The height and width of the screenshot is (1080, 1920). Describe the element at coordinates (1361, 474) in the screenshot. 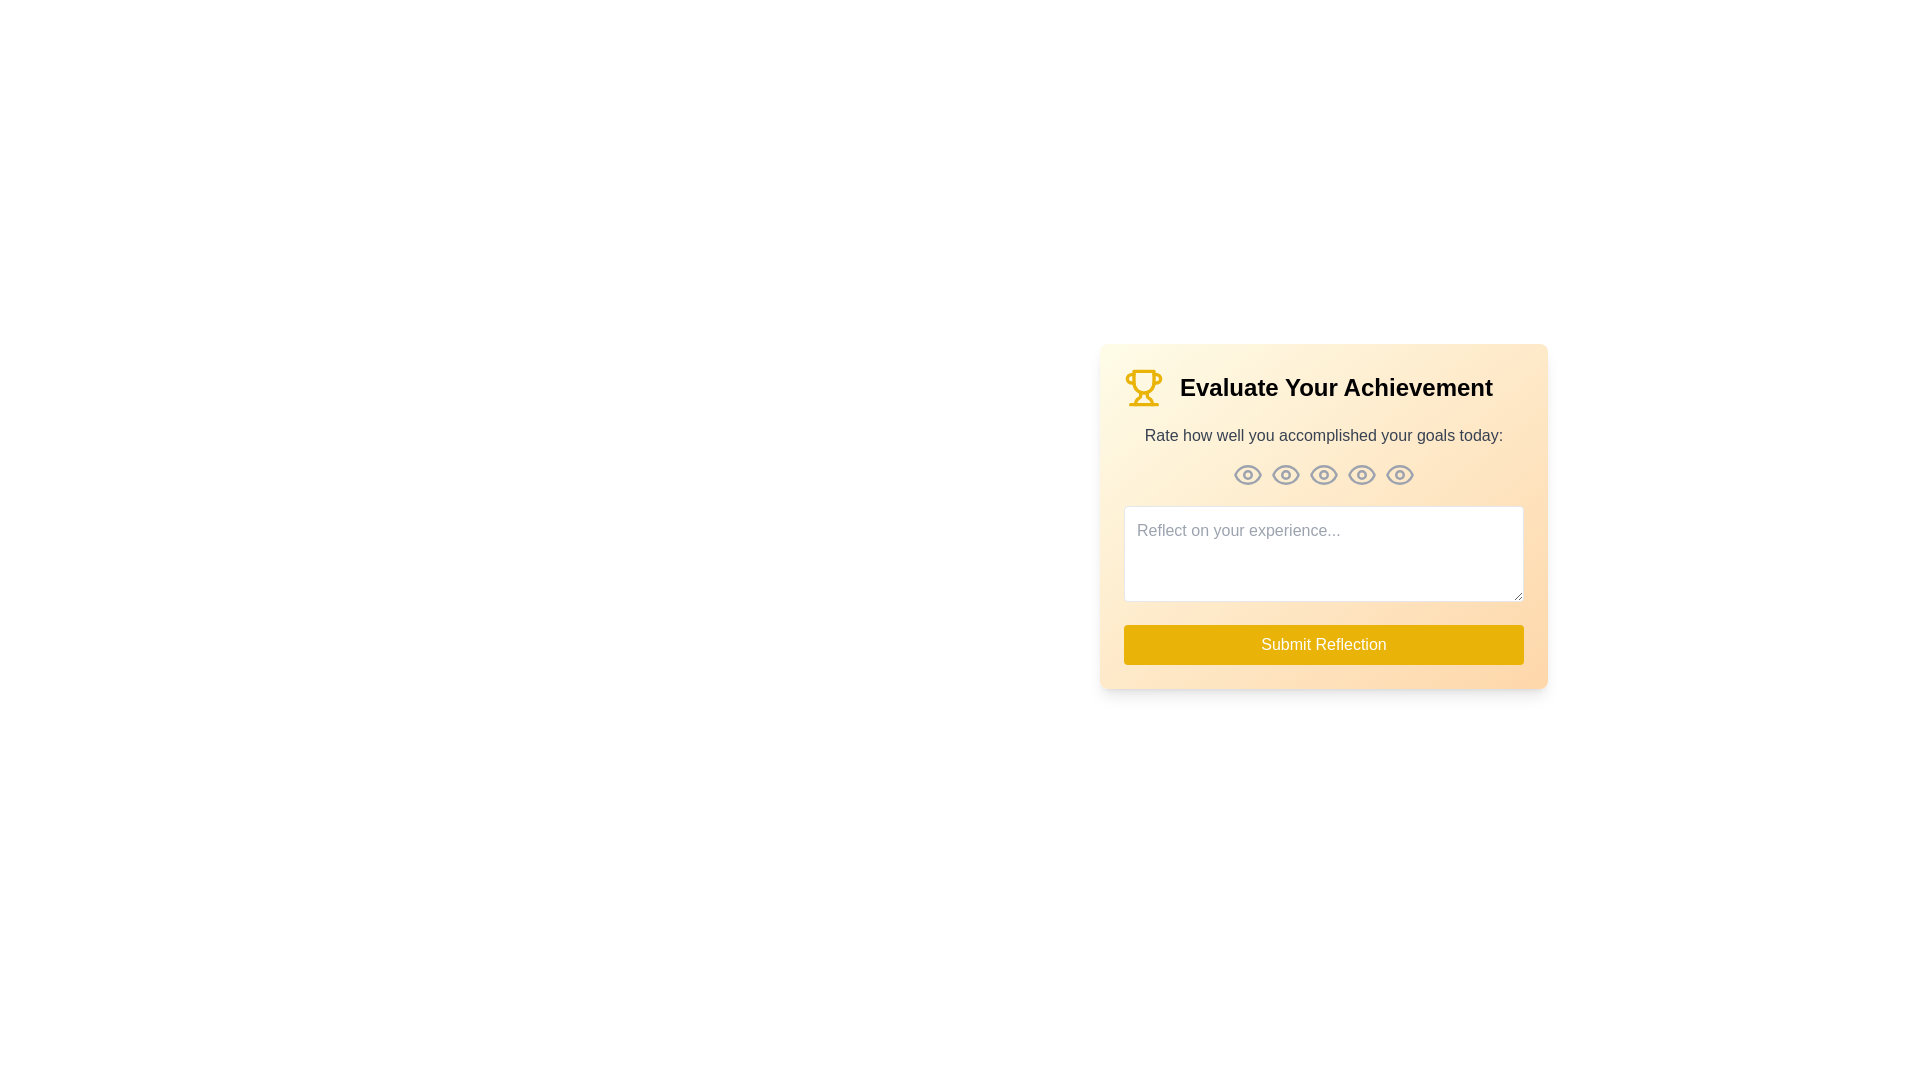

I see `the eye icon corresponding to the rating level 4 to set the rating` at that location.